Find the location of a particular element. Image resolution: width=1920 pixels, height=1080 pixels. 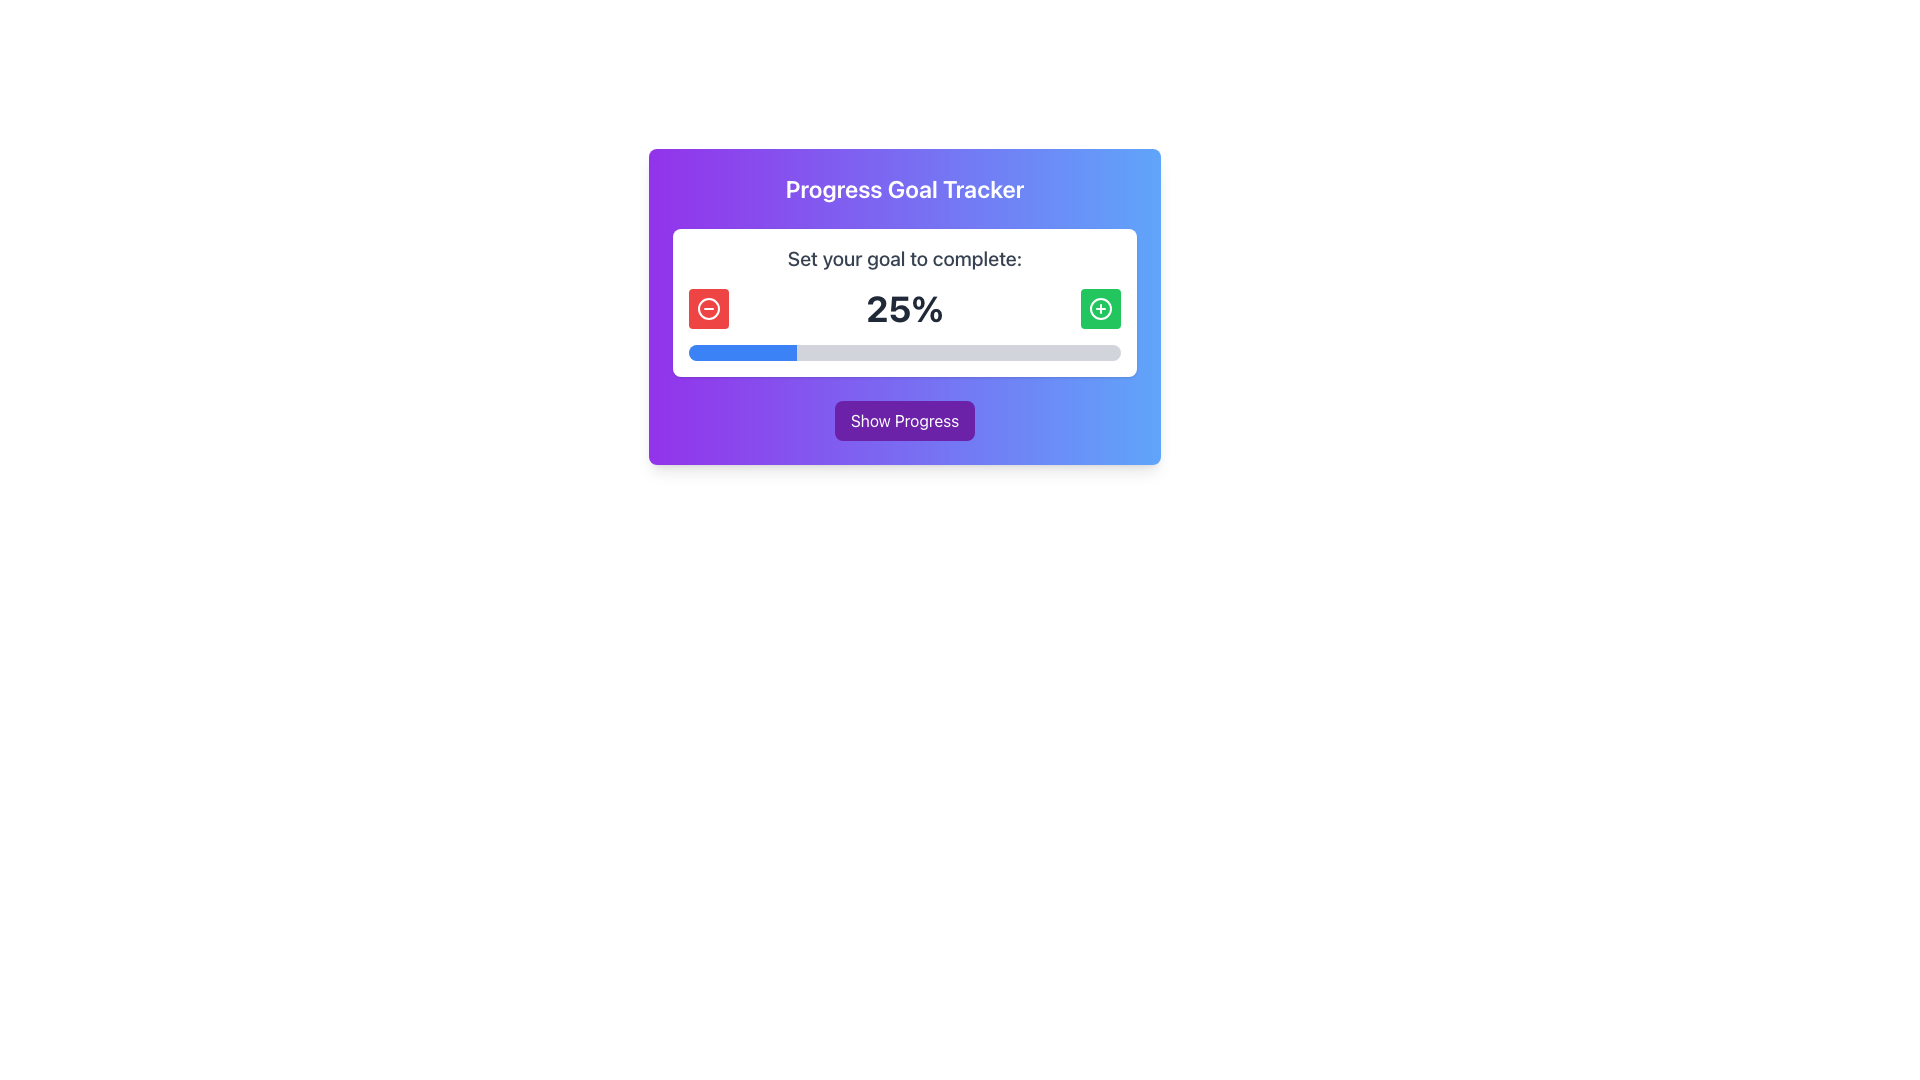

the SVG circle element that is part of the progress tracker, located to the right of the goal completion percentage indicator is located at coordinates (1099, 308).